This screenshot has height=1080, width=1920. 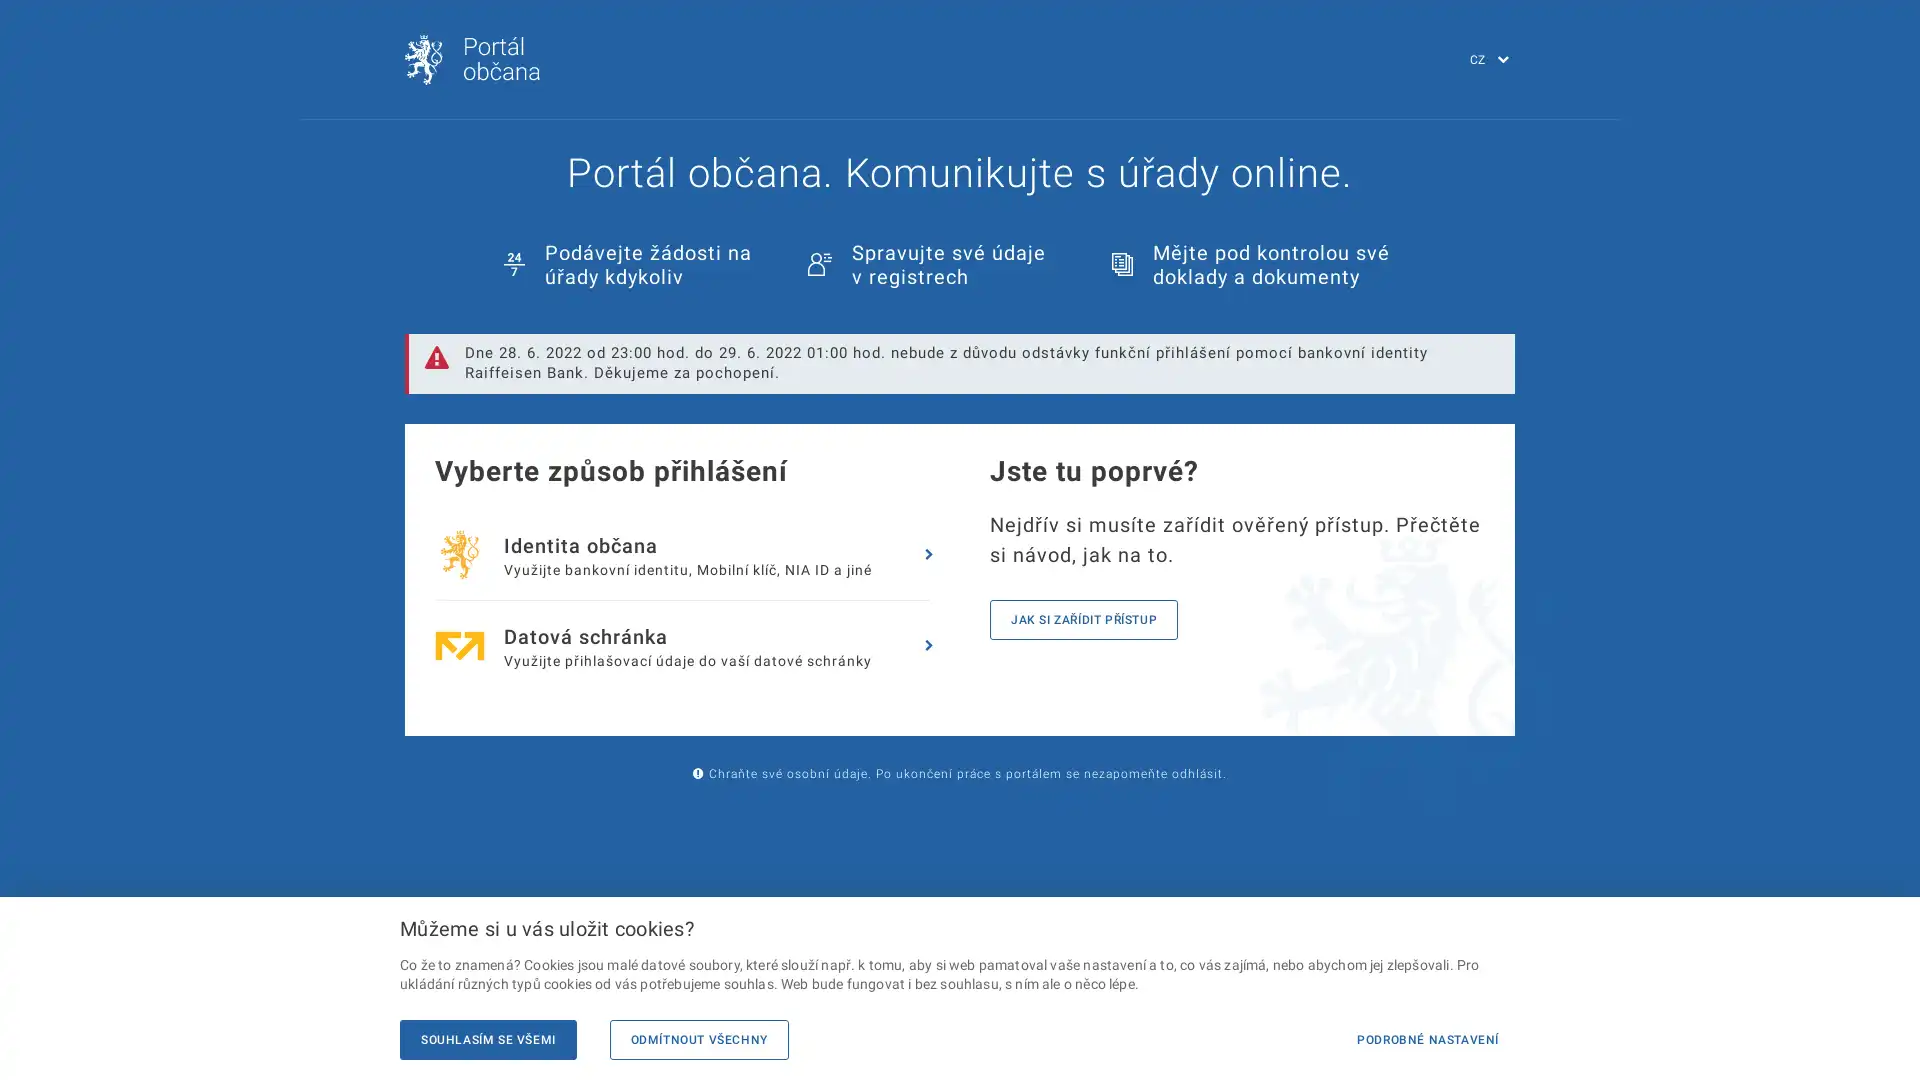 What do you see at coordinates (685, 645) in the screenshot?
I see `Datova schranka Datova schranka Vyuzijte prihlasovaci udaje do vasi datove schranky` at bounding box center [685, 645].